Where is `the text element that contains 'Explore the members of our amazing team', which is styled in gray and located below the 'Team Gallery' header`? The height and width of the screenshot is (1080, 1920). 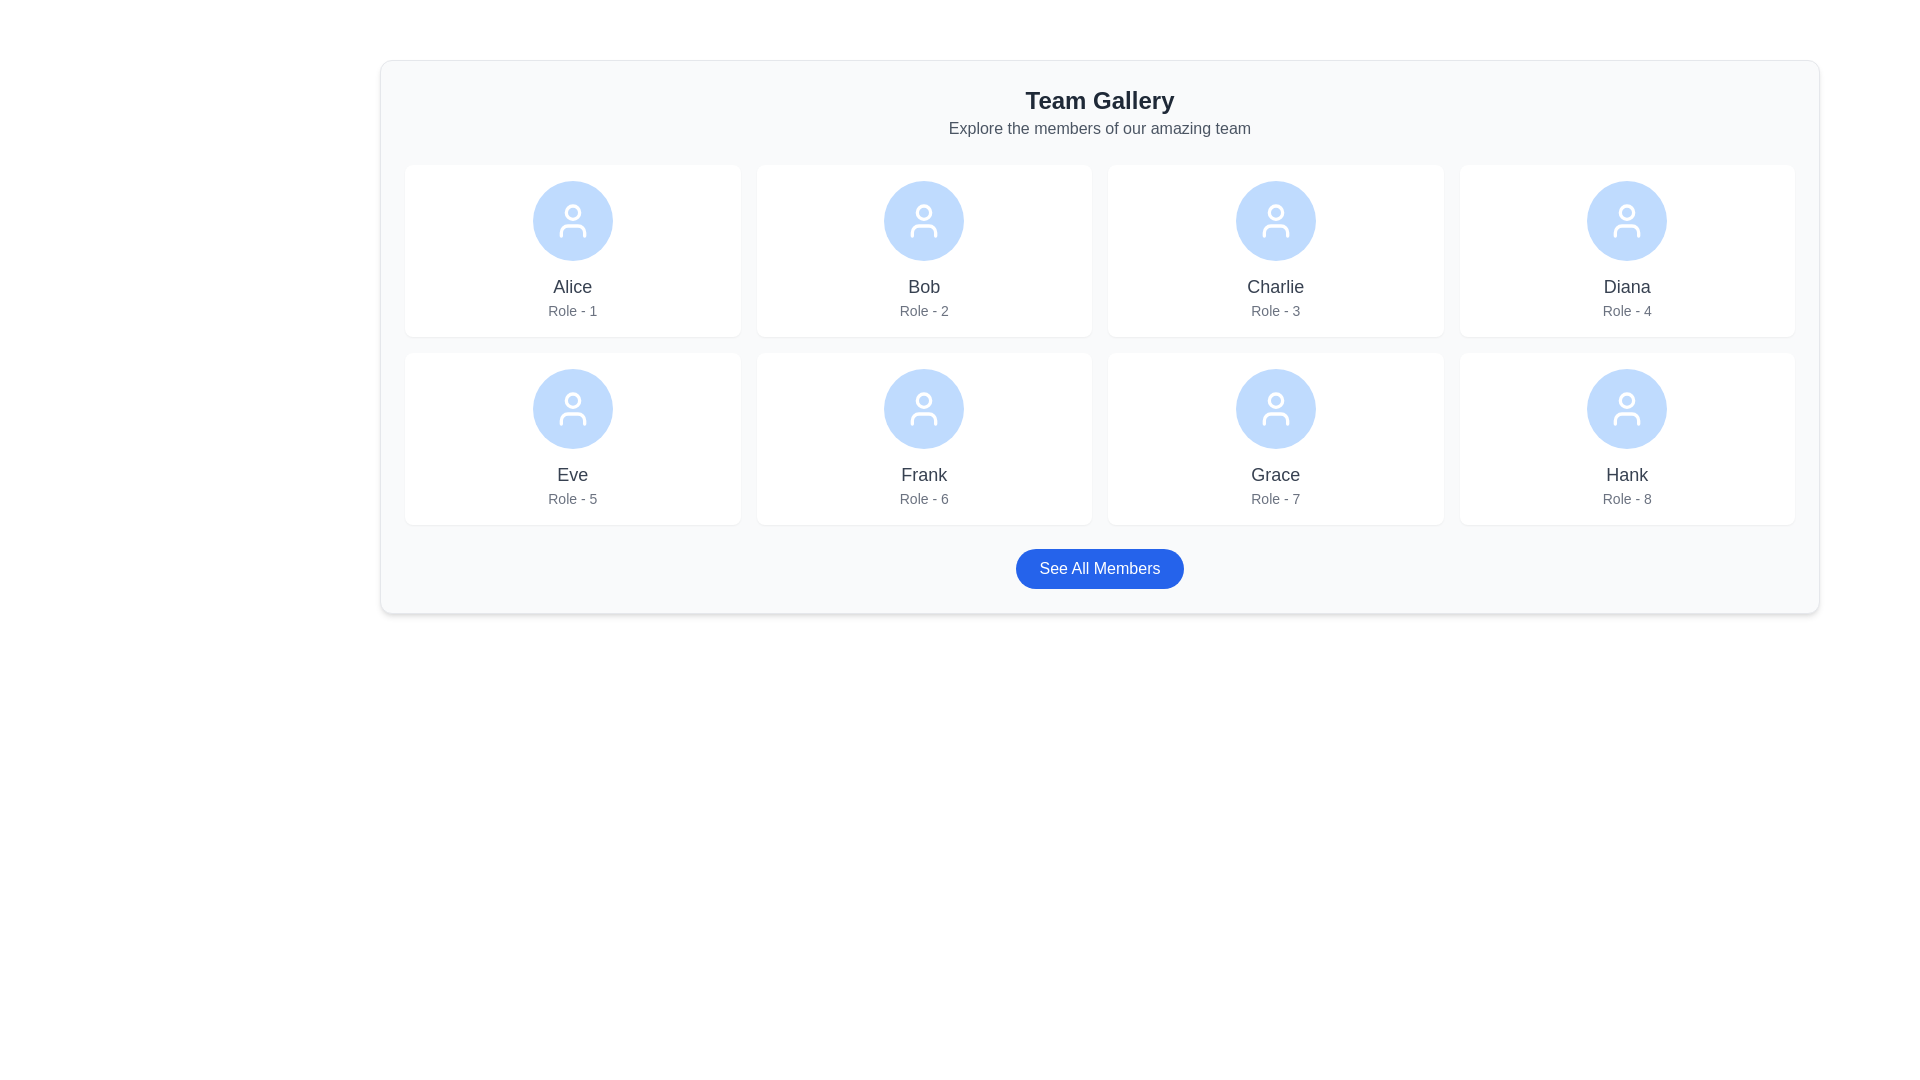
the text element that contains 'Explore the members of our amazing team', which is styled in gray and located below the 'Team Gallery' header is located at coordinates (1098, 128).